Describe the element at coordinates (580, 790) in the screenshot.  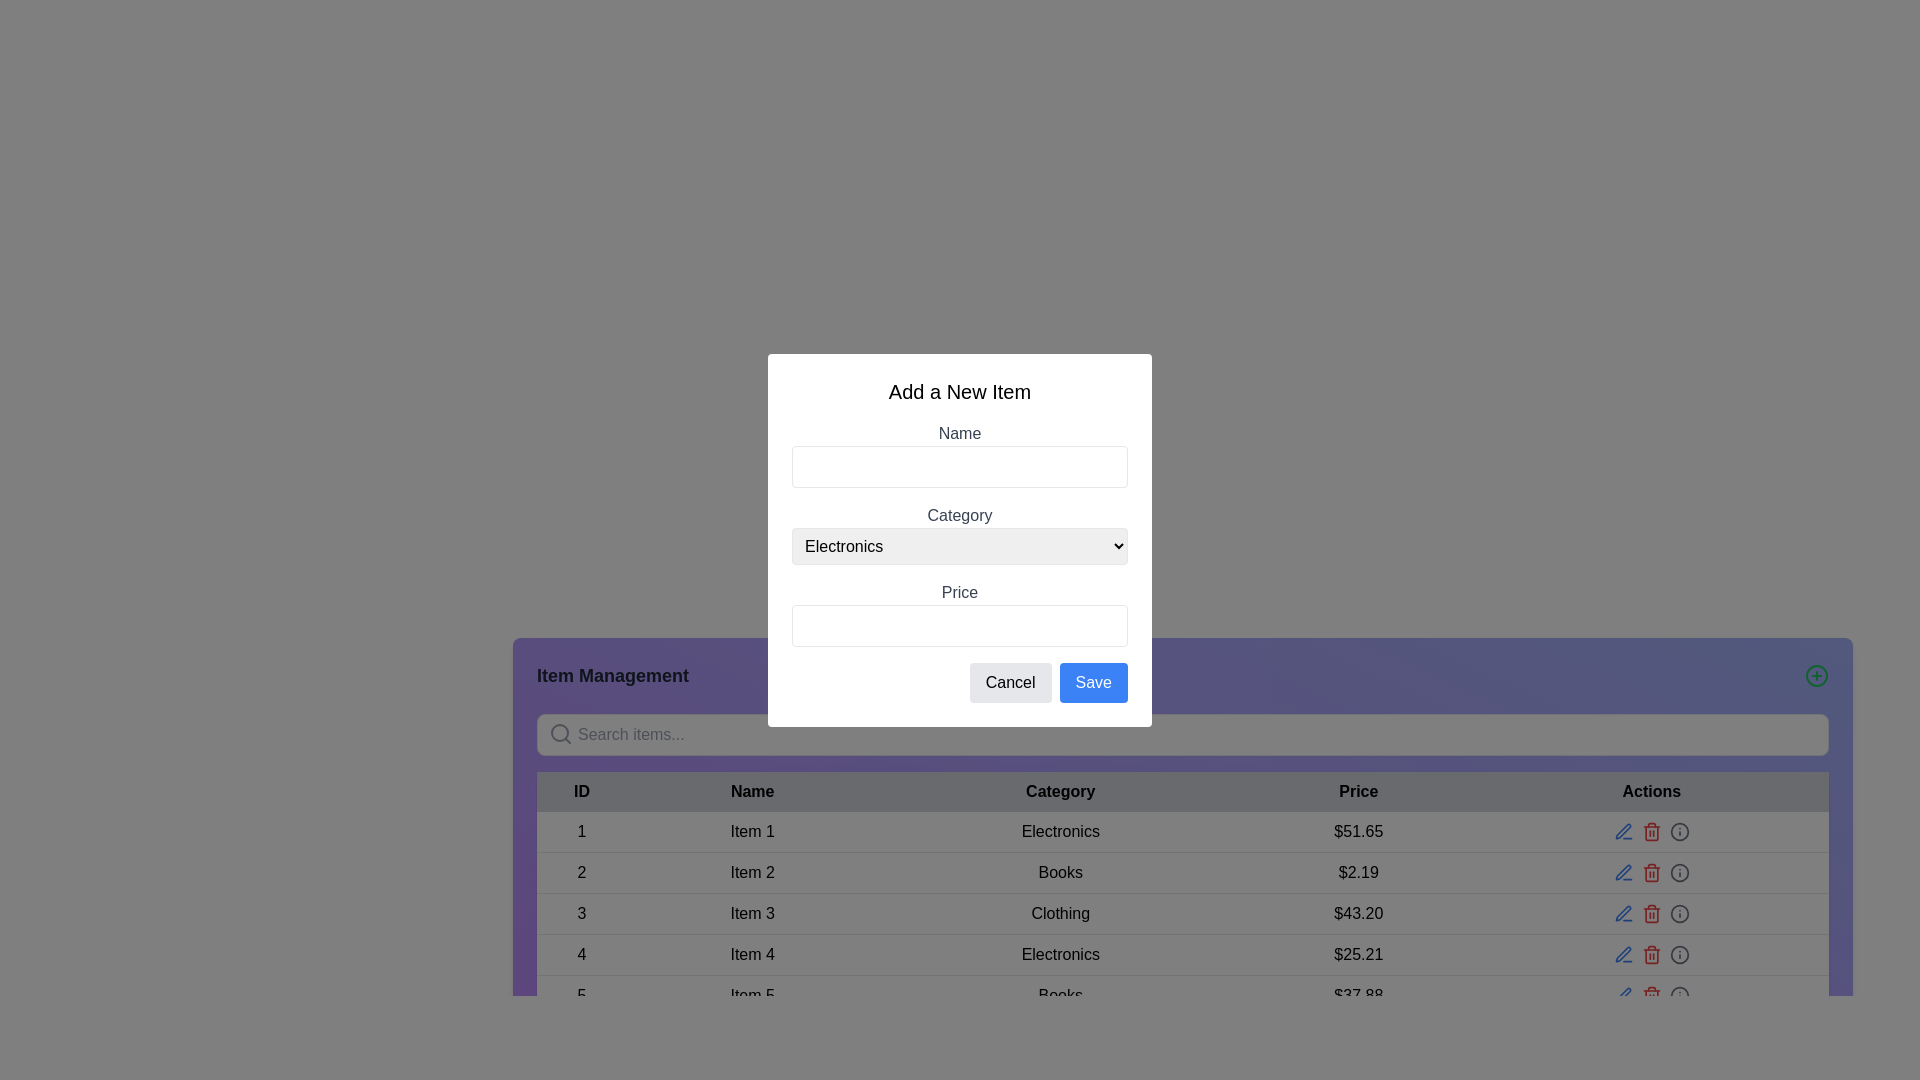
I see `the text label displaying 'ID' in bold black font, which is the first header cell in the table` at that location.